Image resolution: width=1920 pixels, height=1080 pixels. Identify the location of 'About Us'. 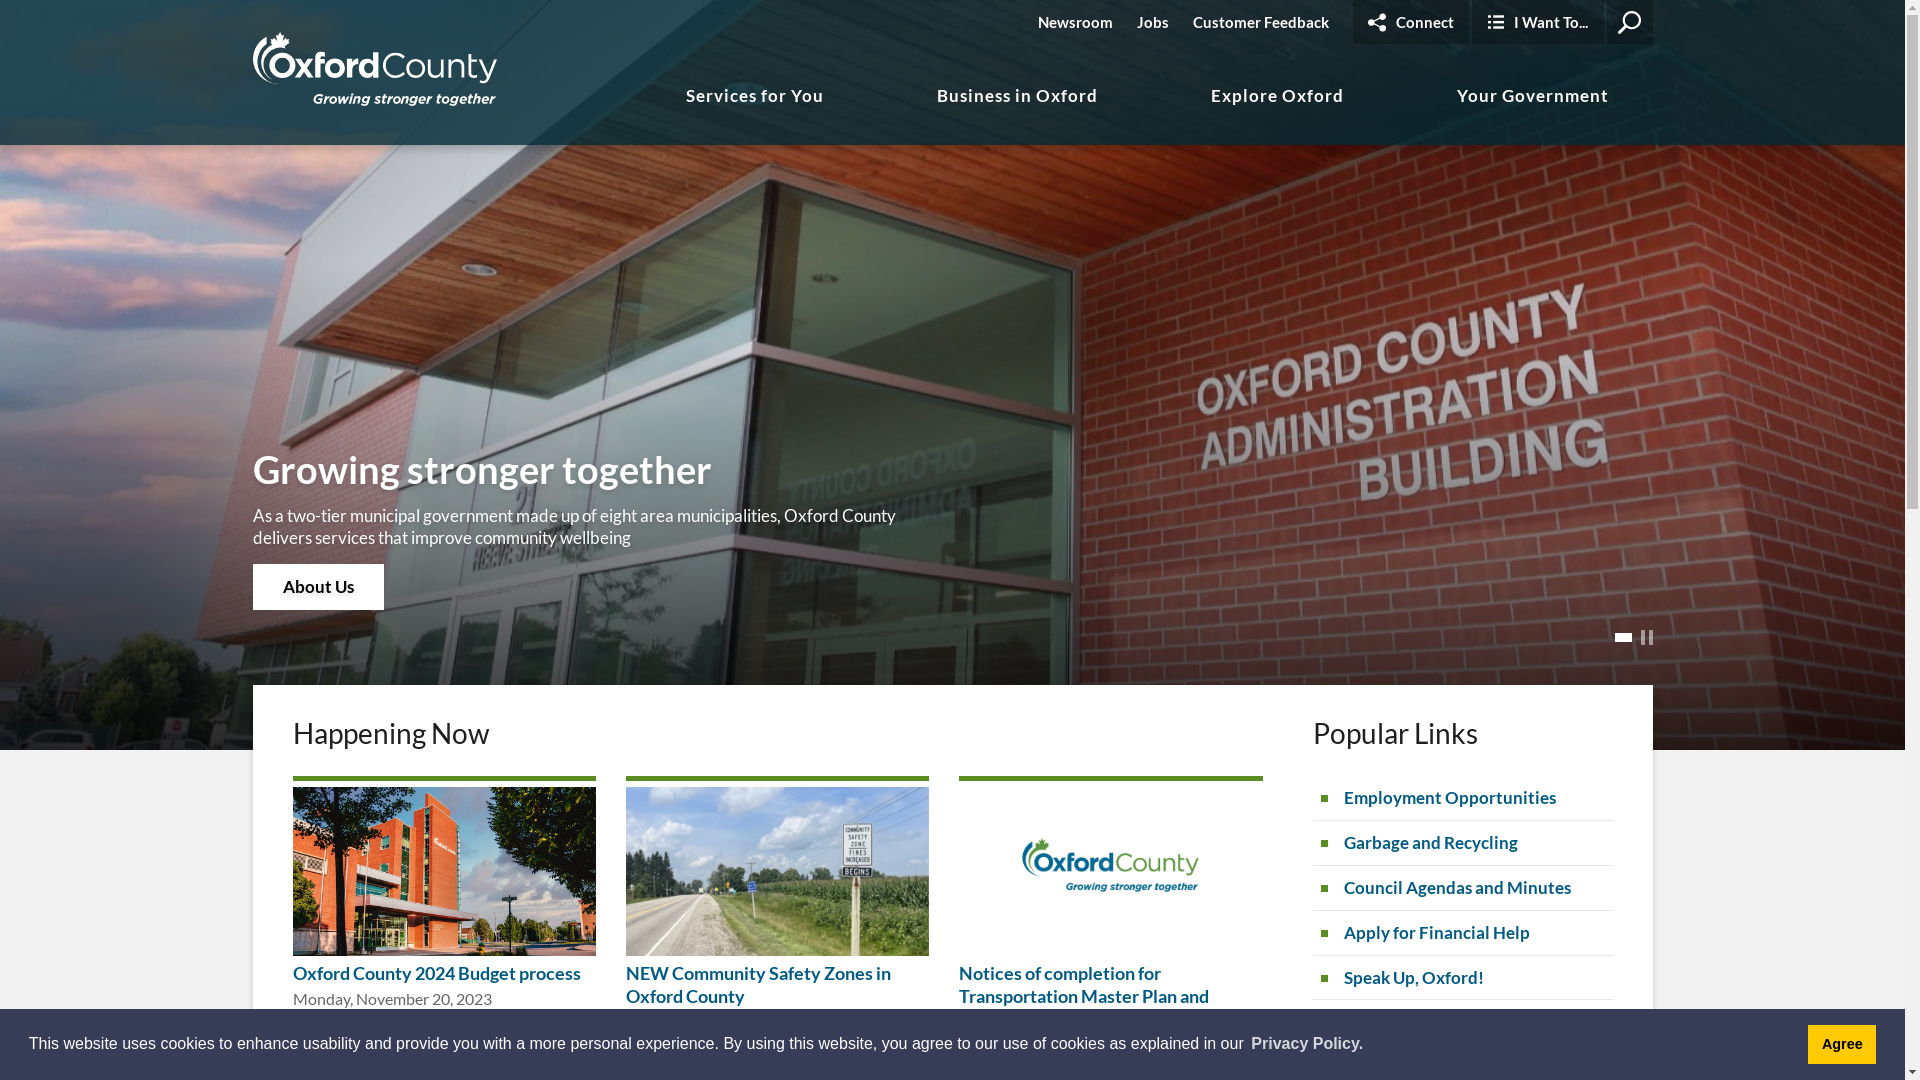
(316, 585).